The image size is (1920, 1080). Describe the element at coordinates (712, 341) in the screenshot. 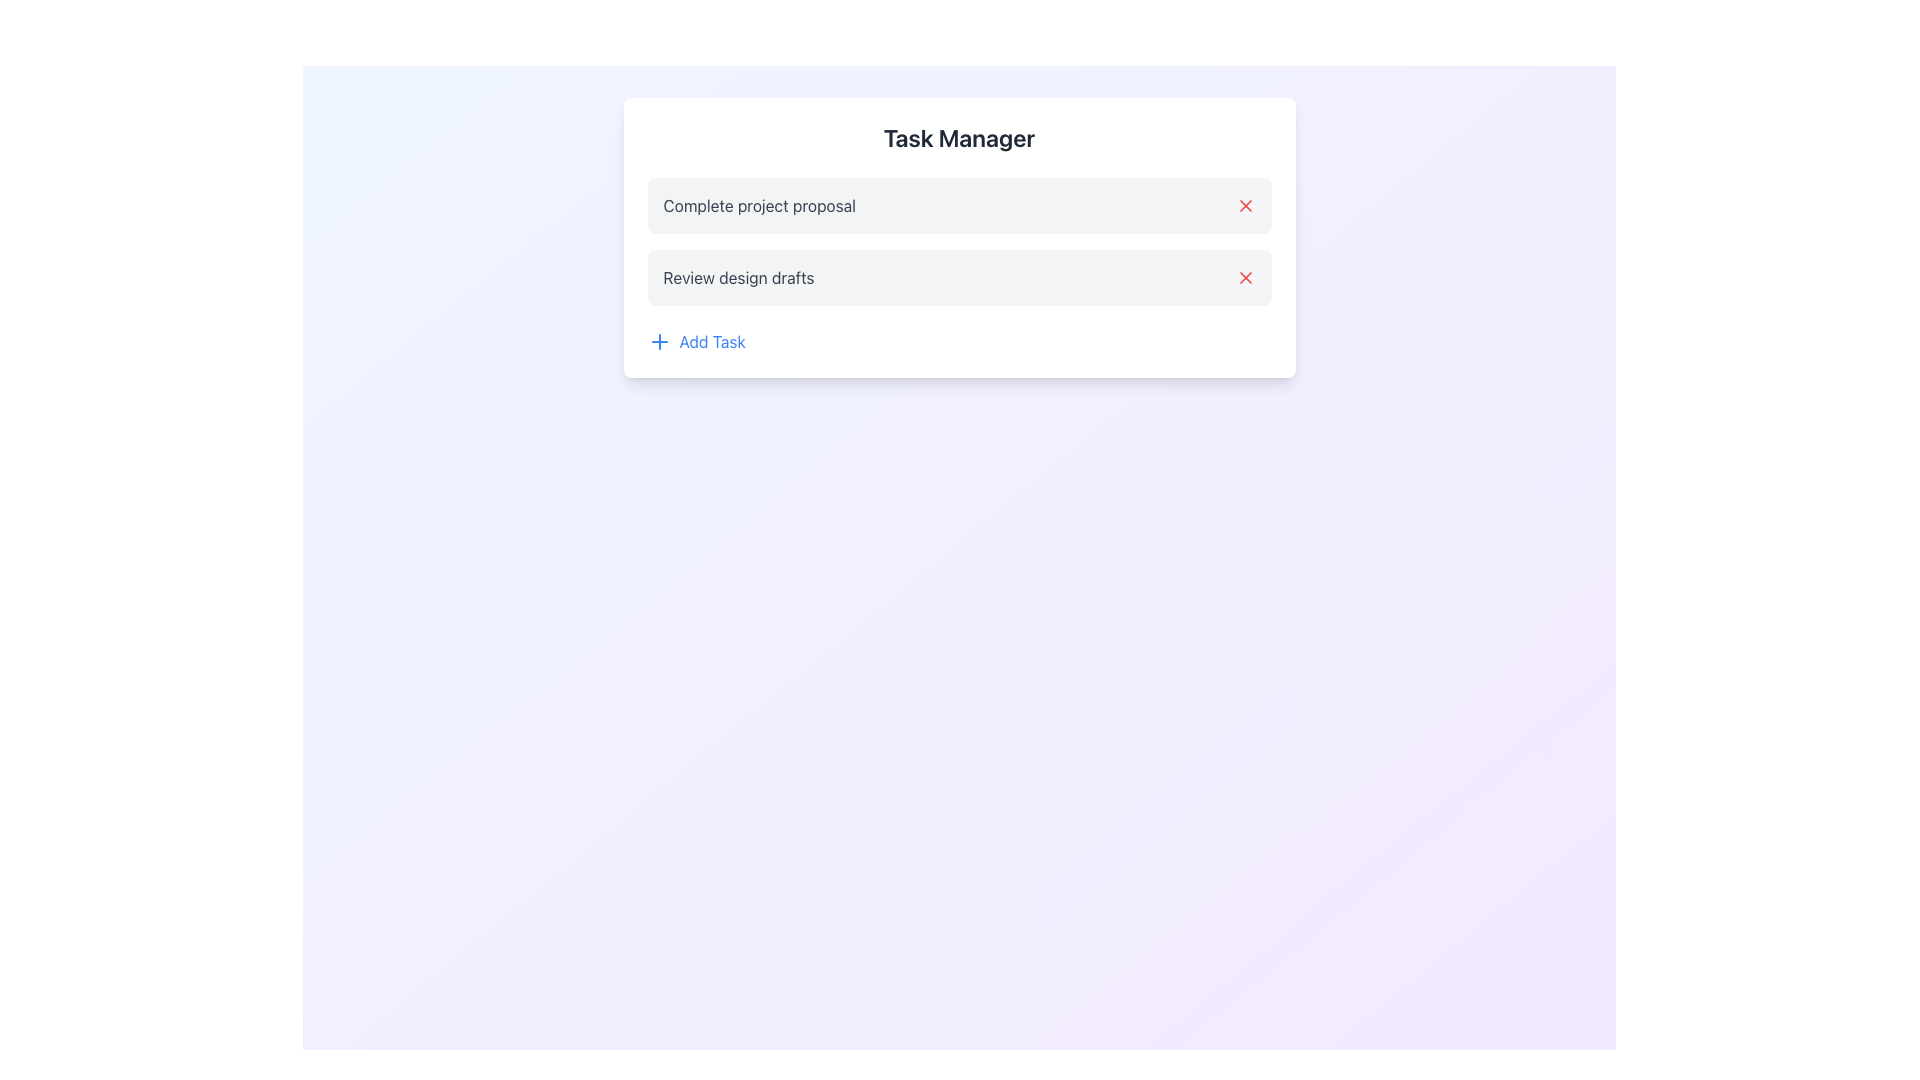

I see `the 'Add Task' text label, which is styled with a blue font and located under the 'Task Manager' title, adjacent to the '+' icon` at that location.